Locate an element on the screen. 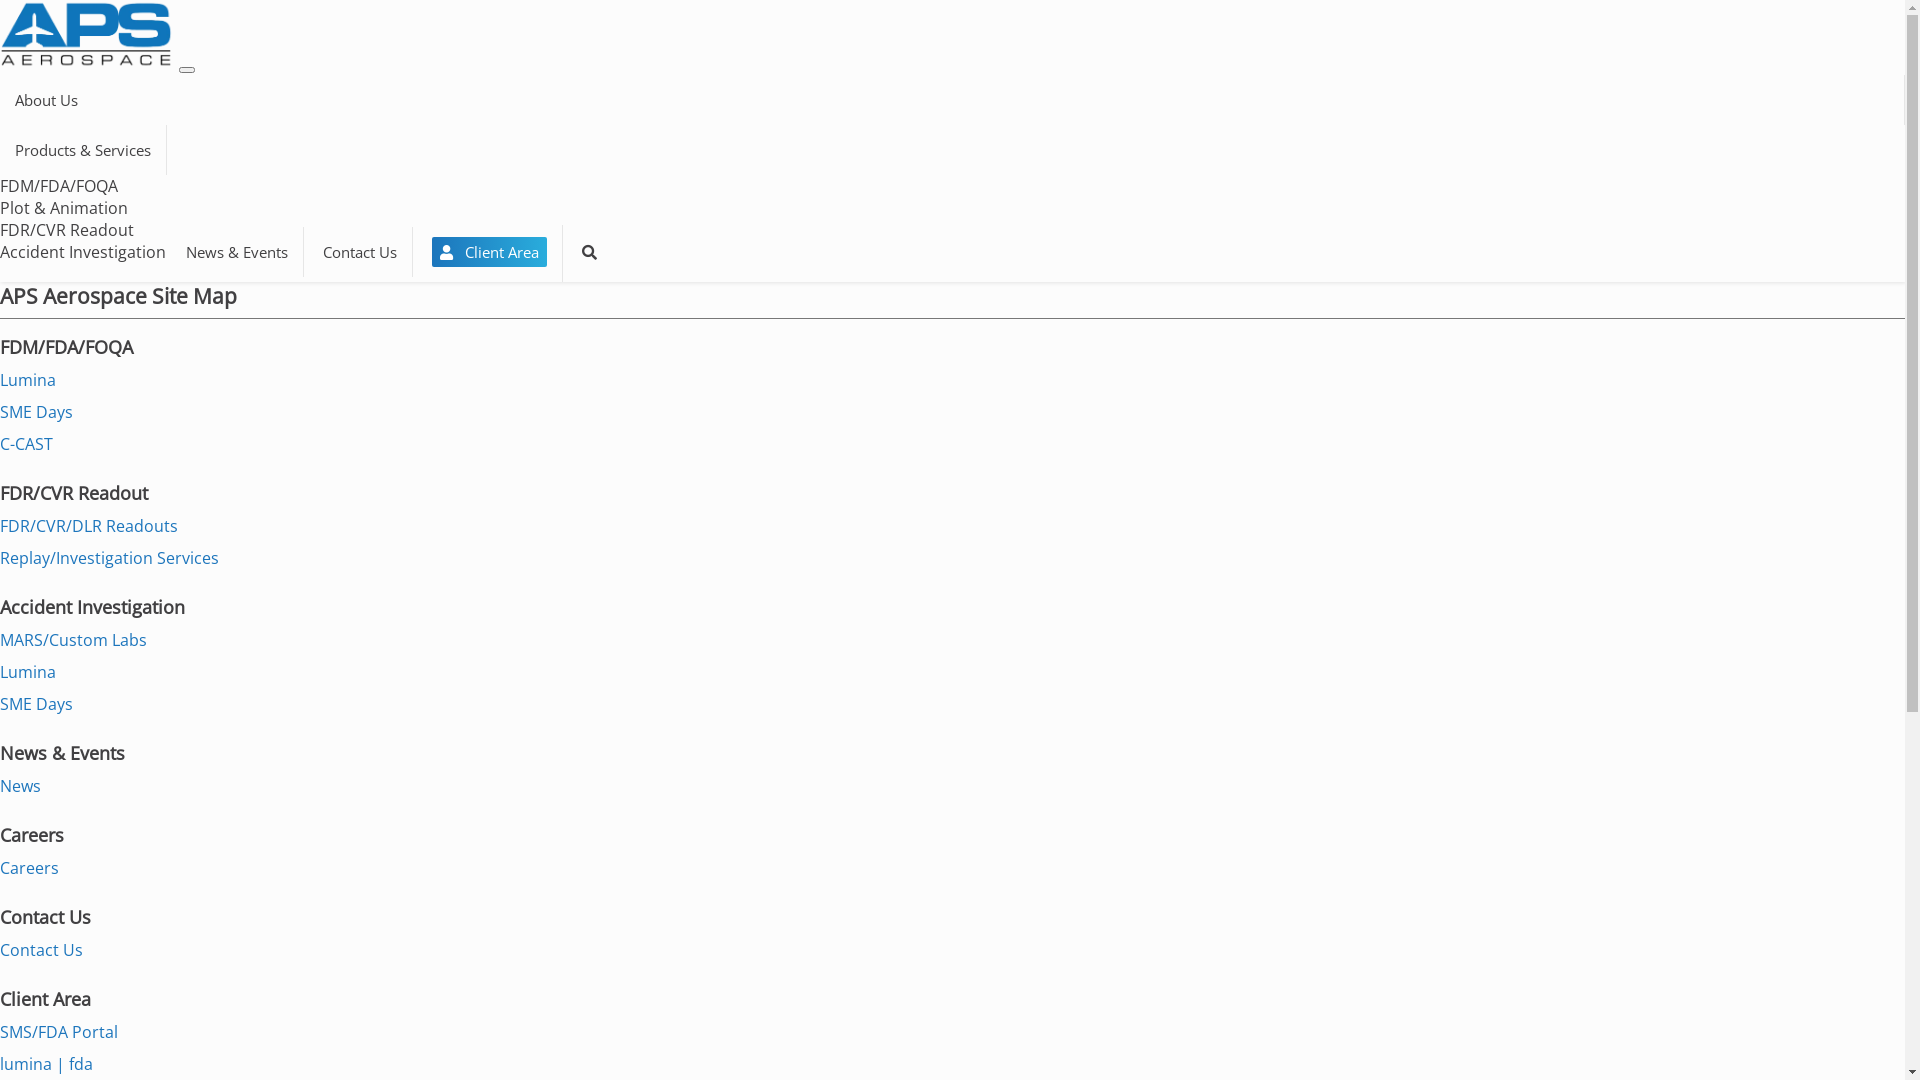 The height and width of the screenshot is (1080, 1920). 'SME Days' is located at coordinates (0, 703).